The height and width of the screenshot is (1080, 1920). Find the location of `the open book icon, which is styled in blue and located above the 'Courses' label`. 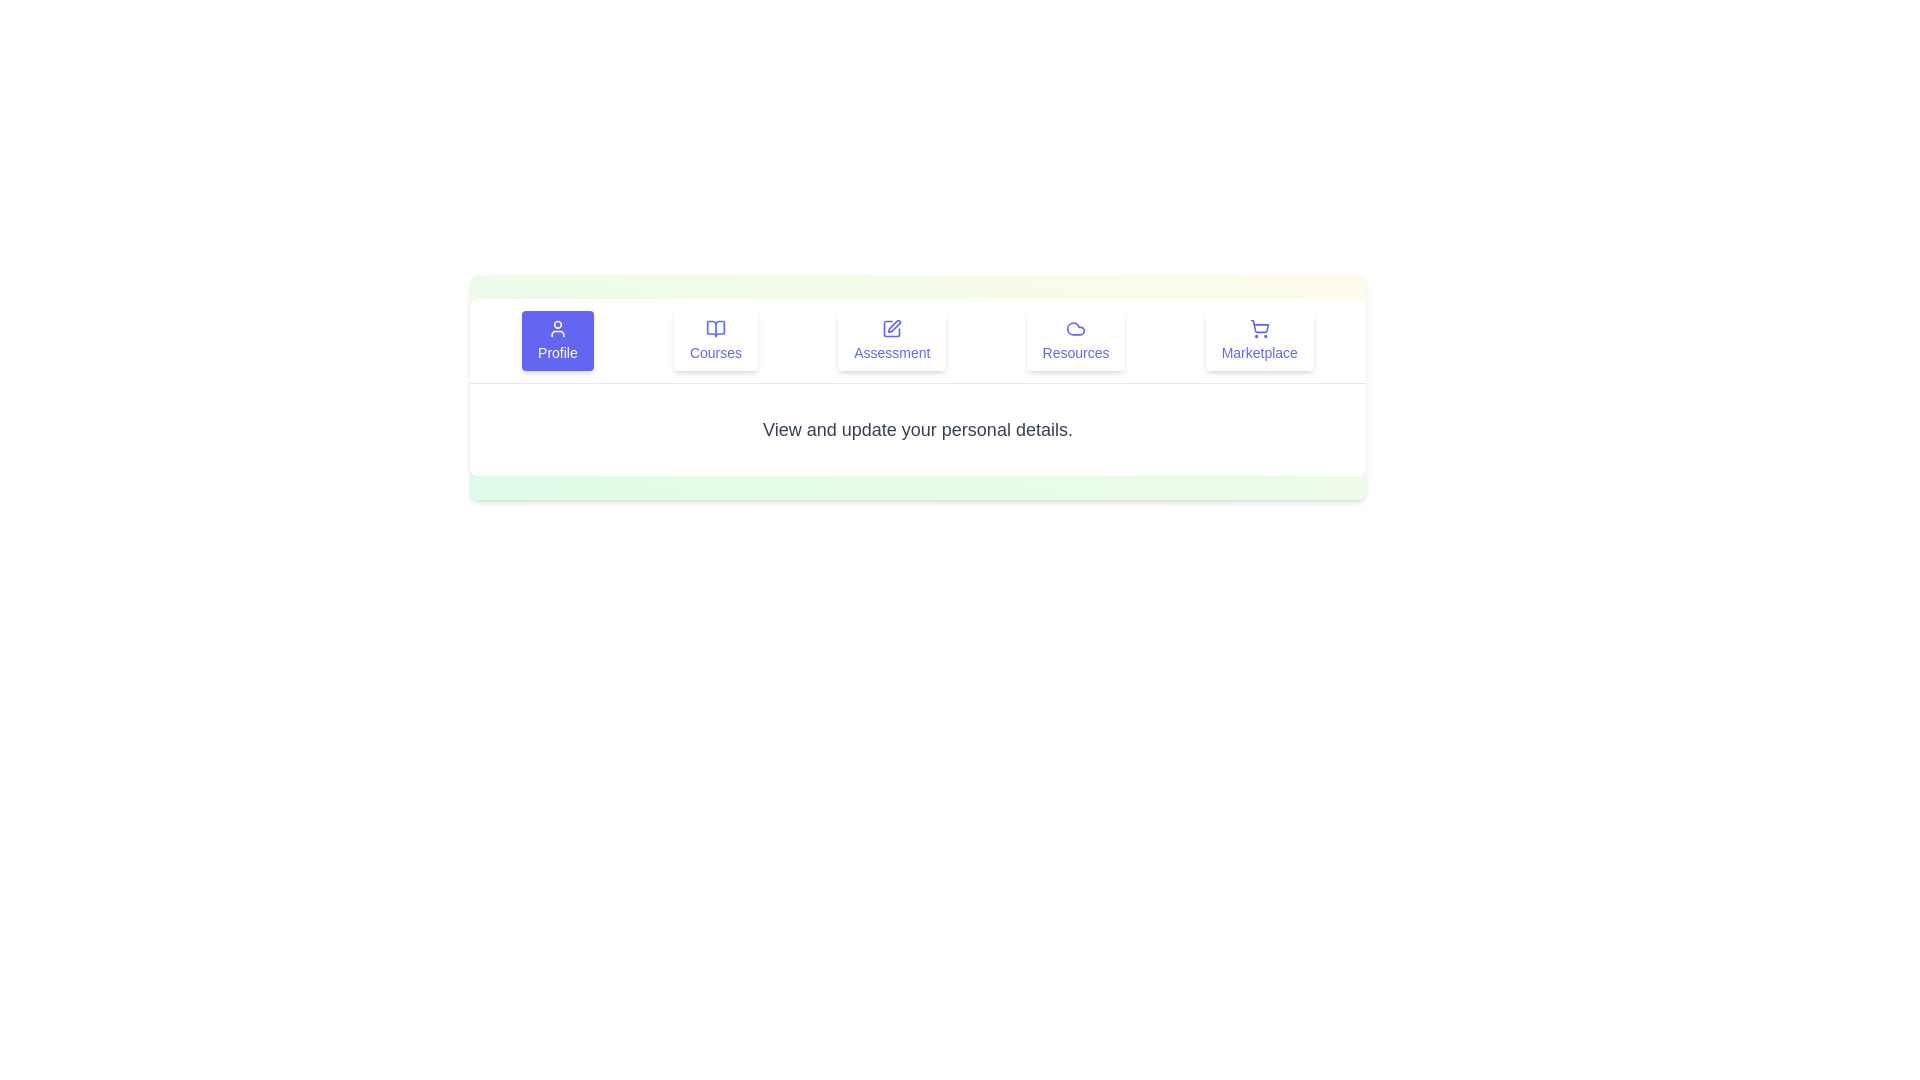

the open book icon, which is styled in blue and located above the 'Courses' label is located at coordinates (715, 327).